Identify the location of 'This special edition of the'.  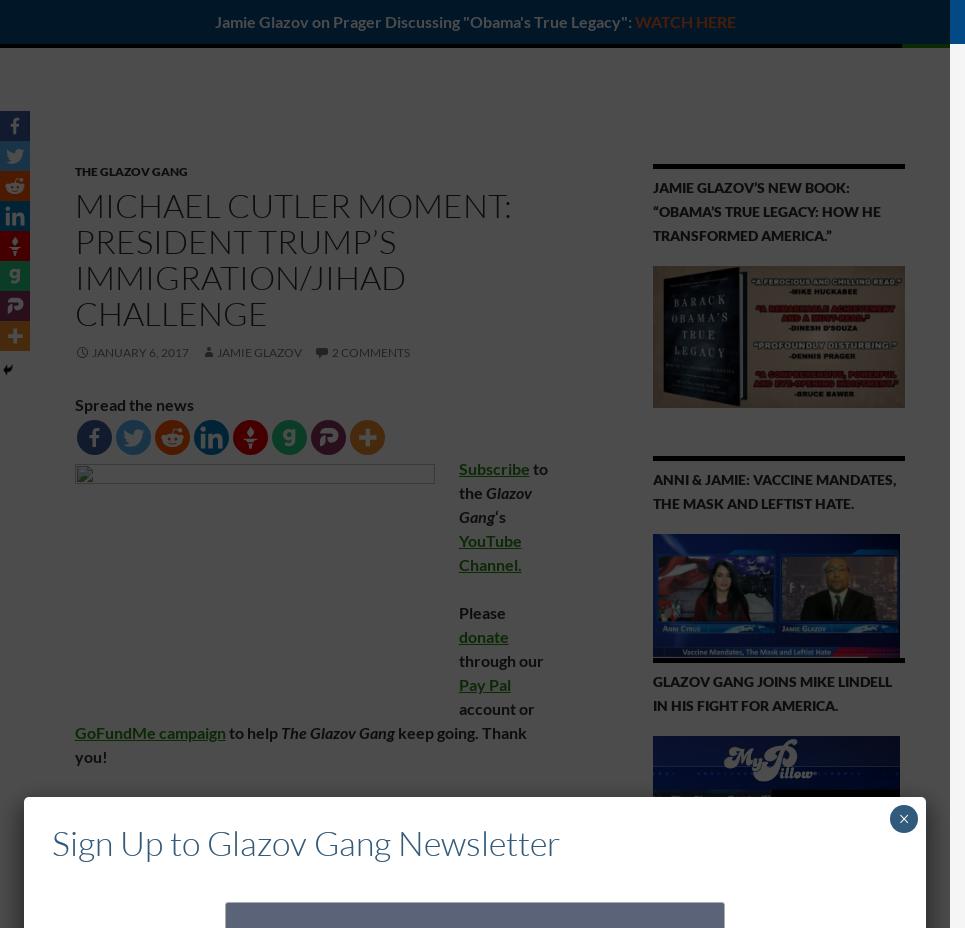
(74, 803).